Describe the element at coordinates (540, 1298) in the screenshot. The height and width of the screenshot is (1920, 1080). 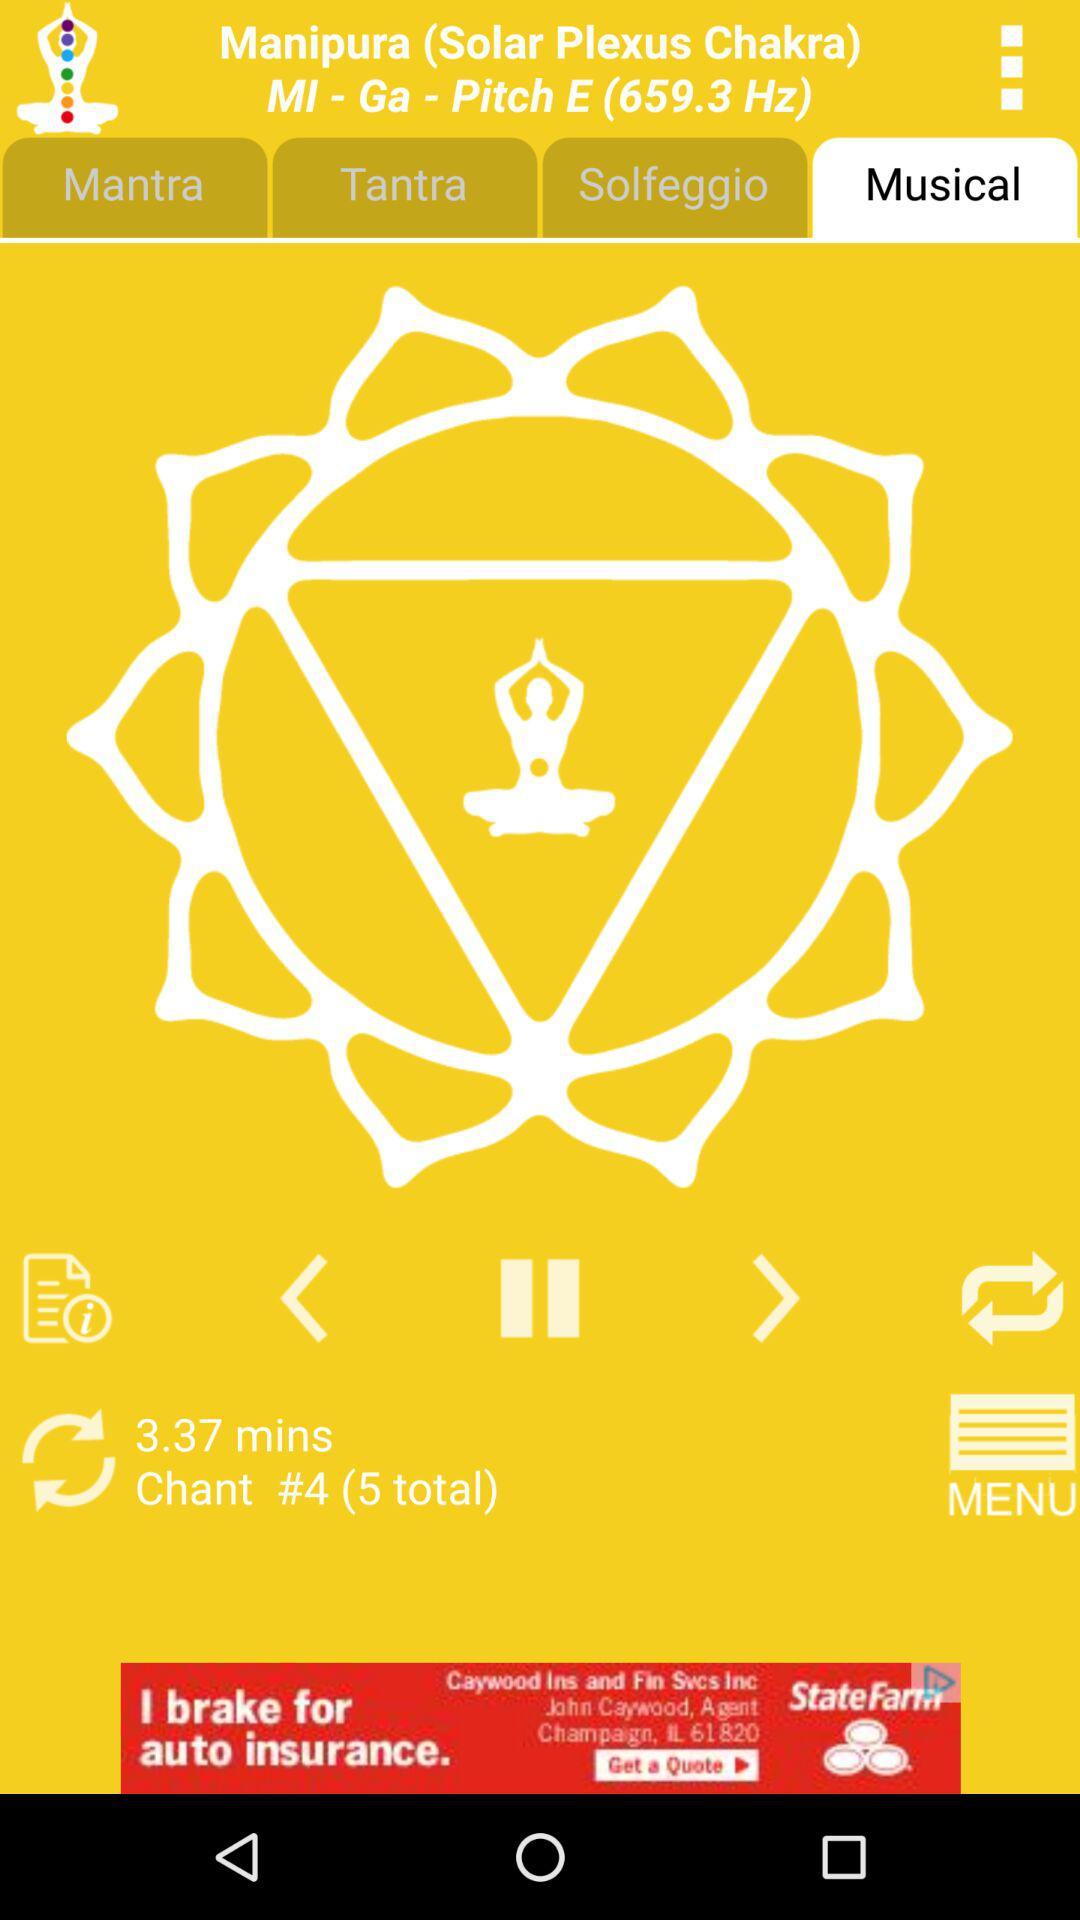
I see `pause audio` at that location.